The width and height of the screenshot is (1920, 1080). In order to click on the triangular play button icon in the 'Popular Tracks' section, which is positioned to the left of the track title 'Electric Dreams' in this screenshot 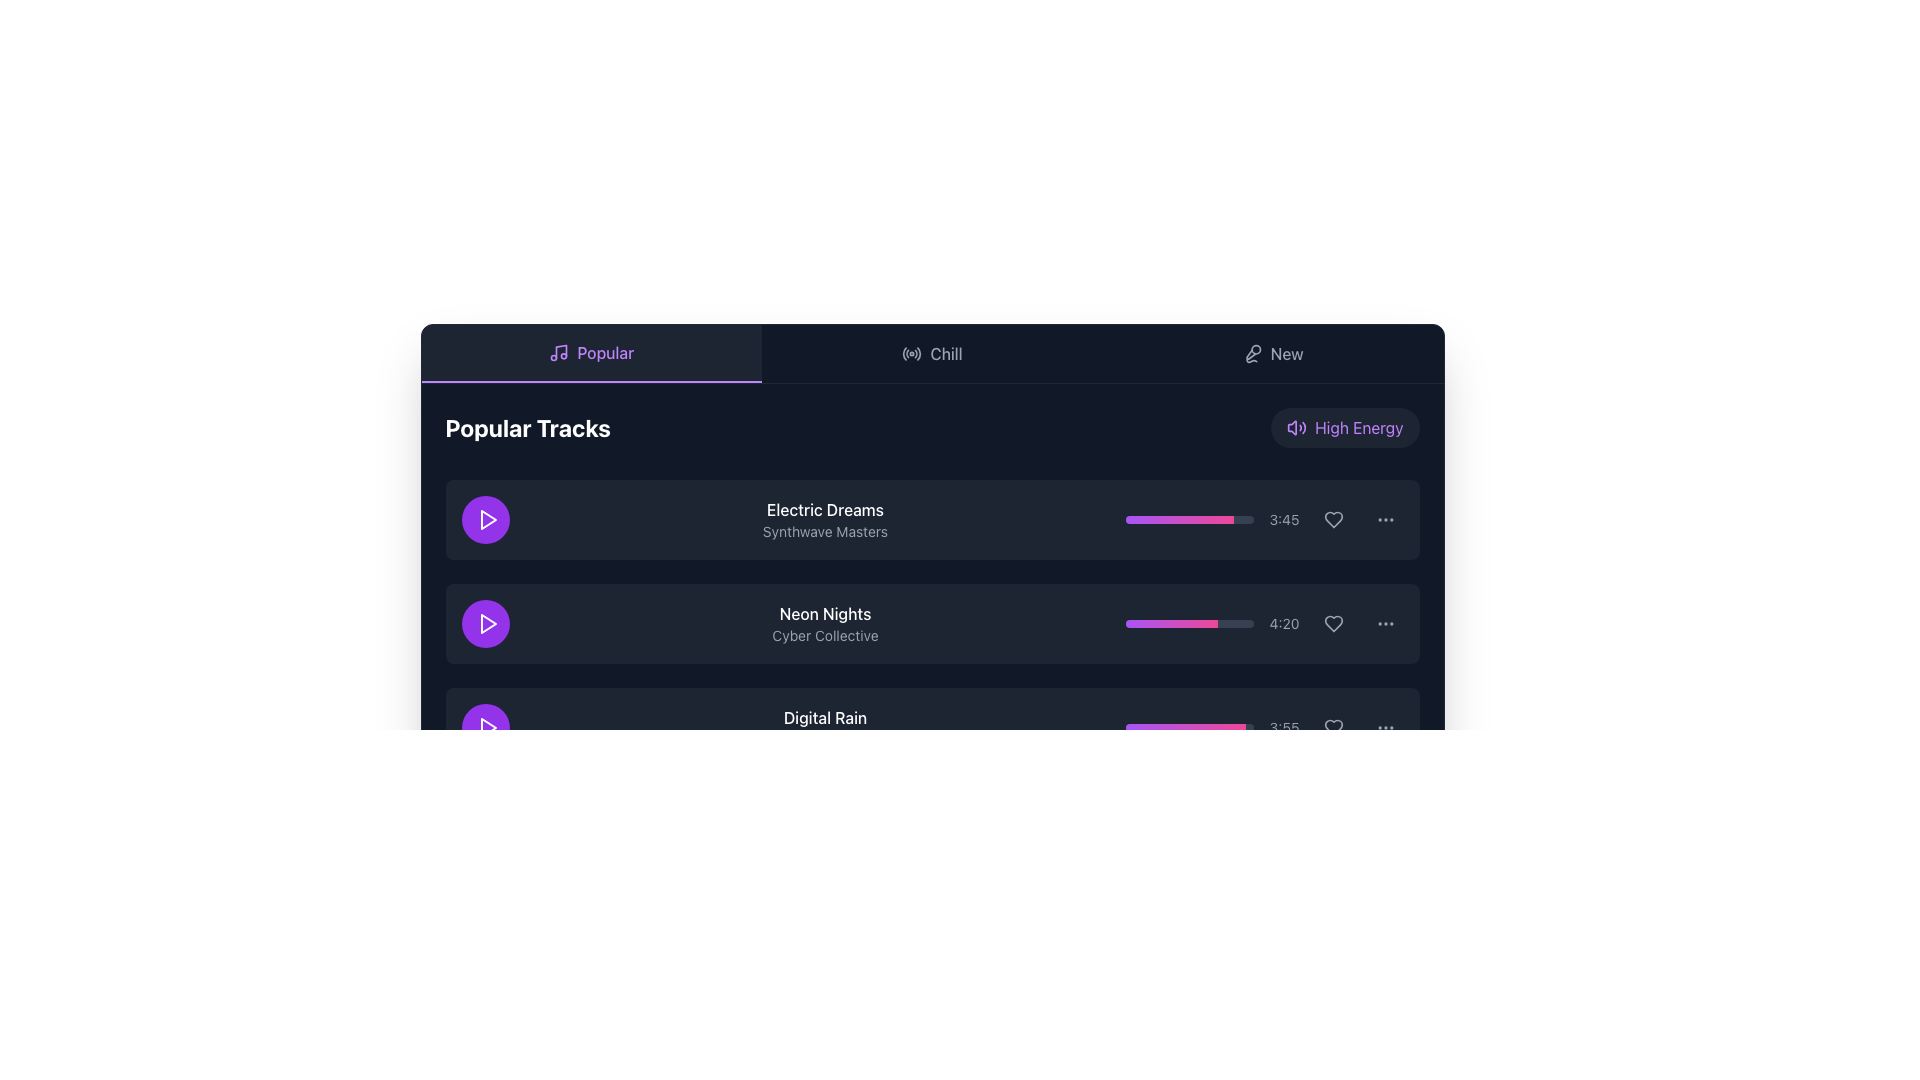, I will do `click(488, 519)`.